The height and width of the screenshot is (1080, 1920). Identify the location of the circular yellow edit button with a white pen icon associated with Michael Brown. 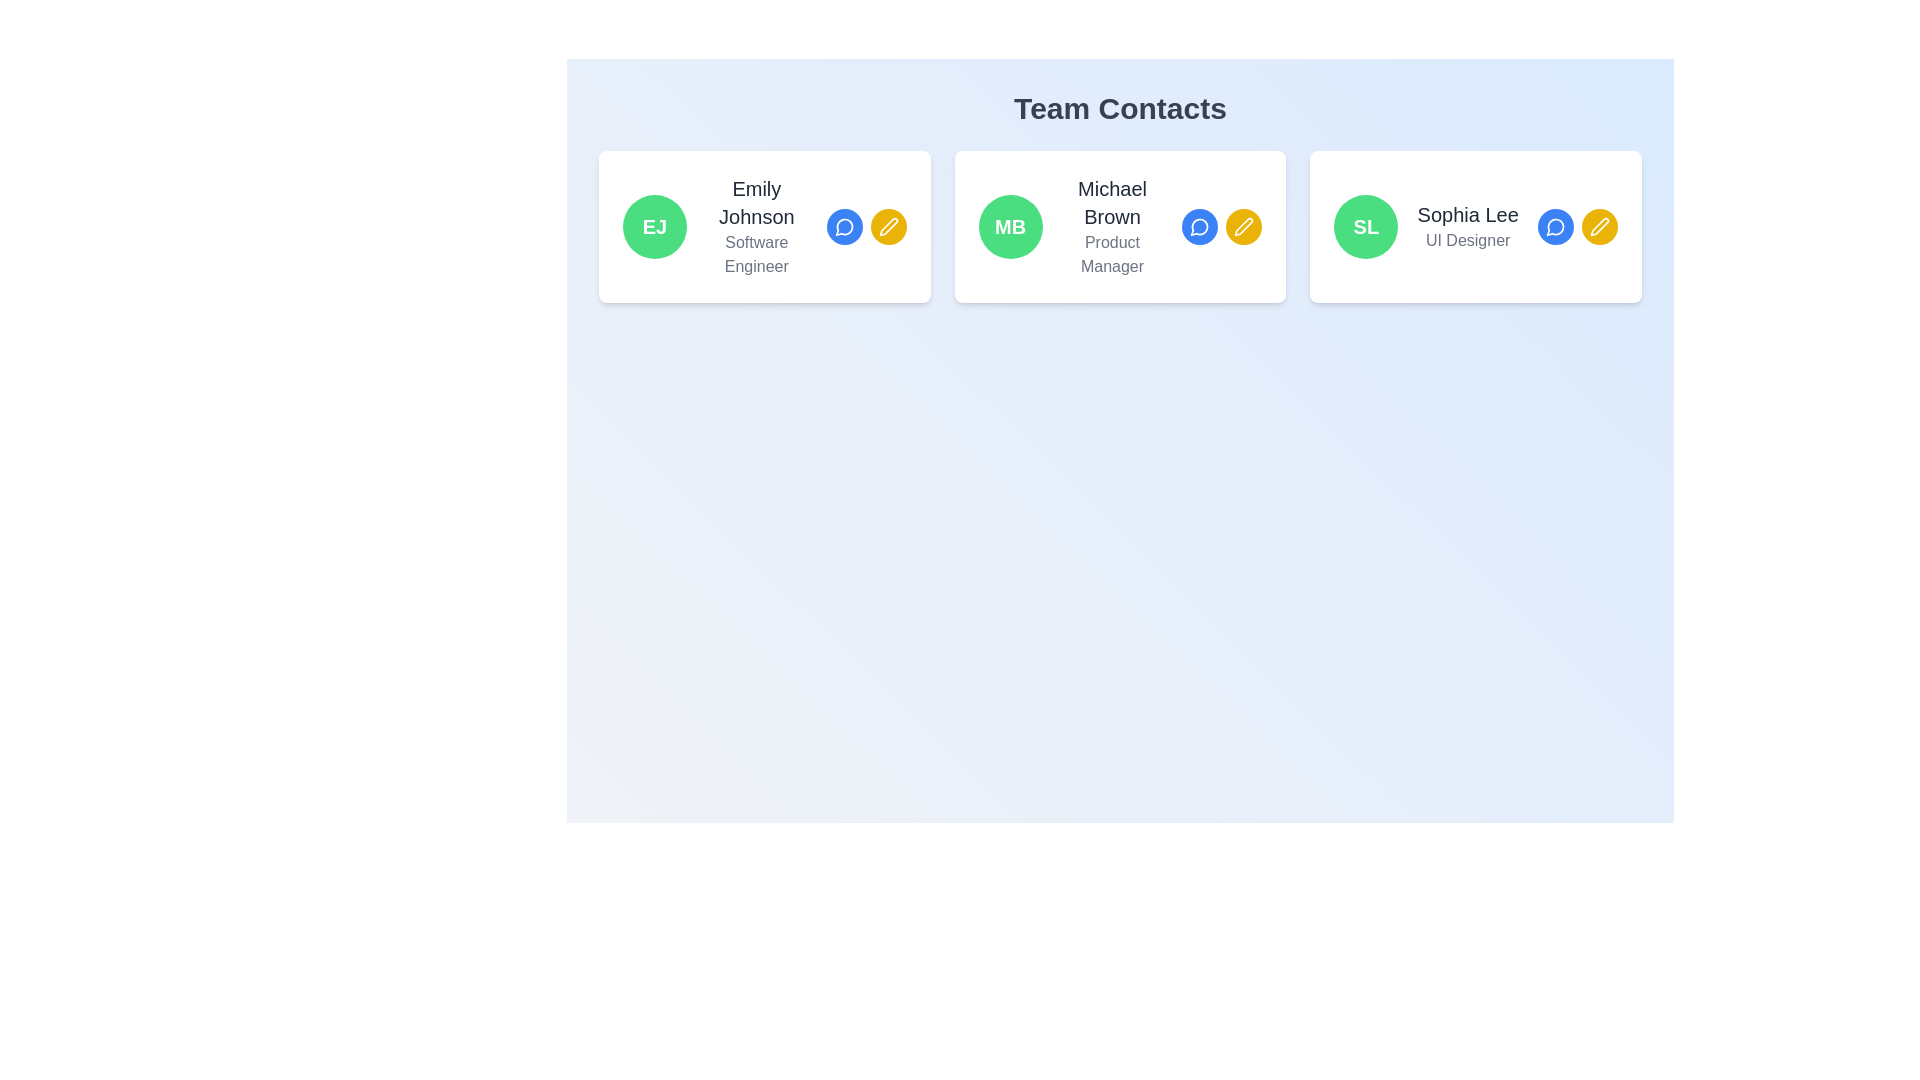
(1243, 226).